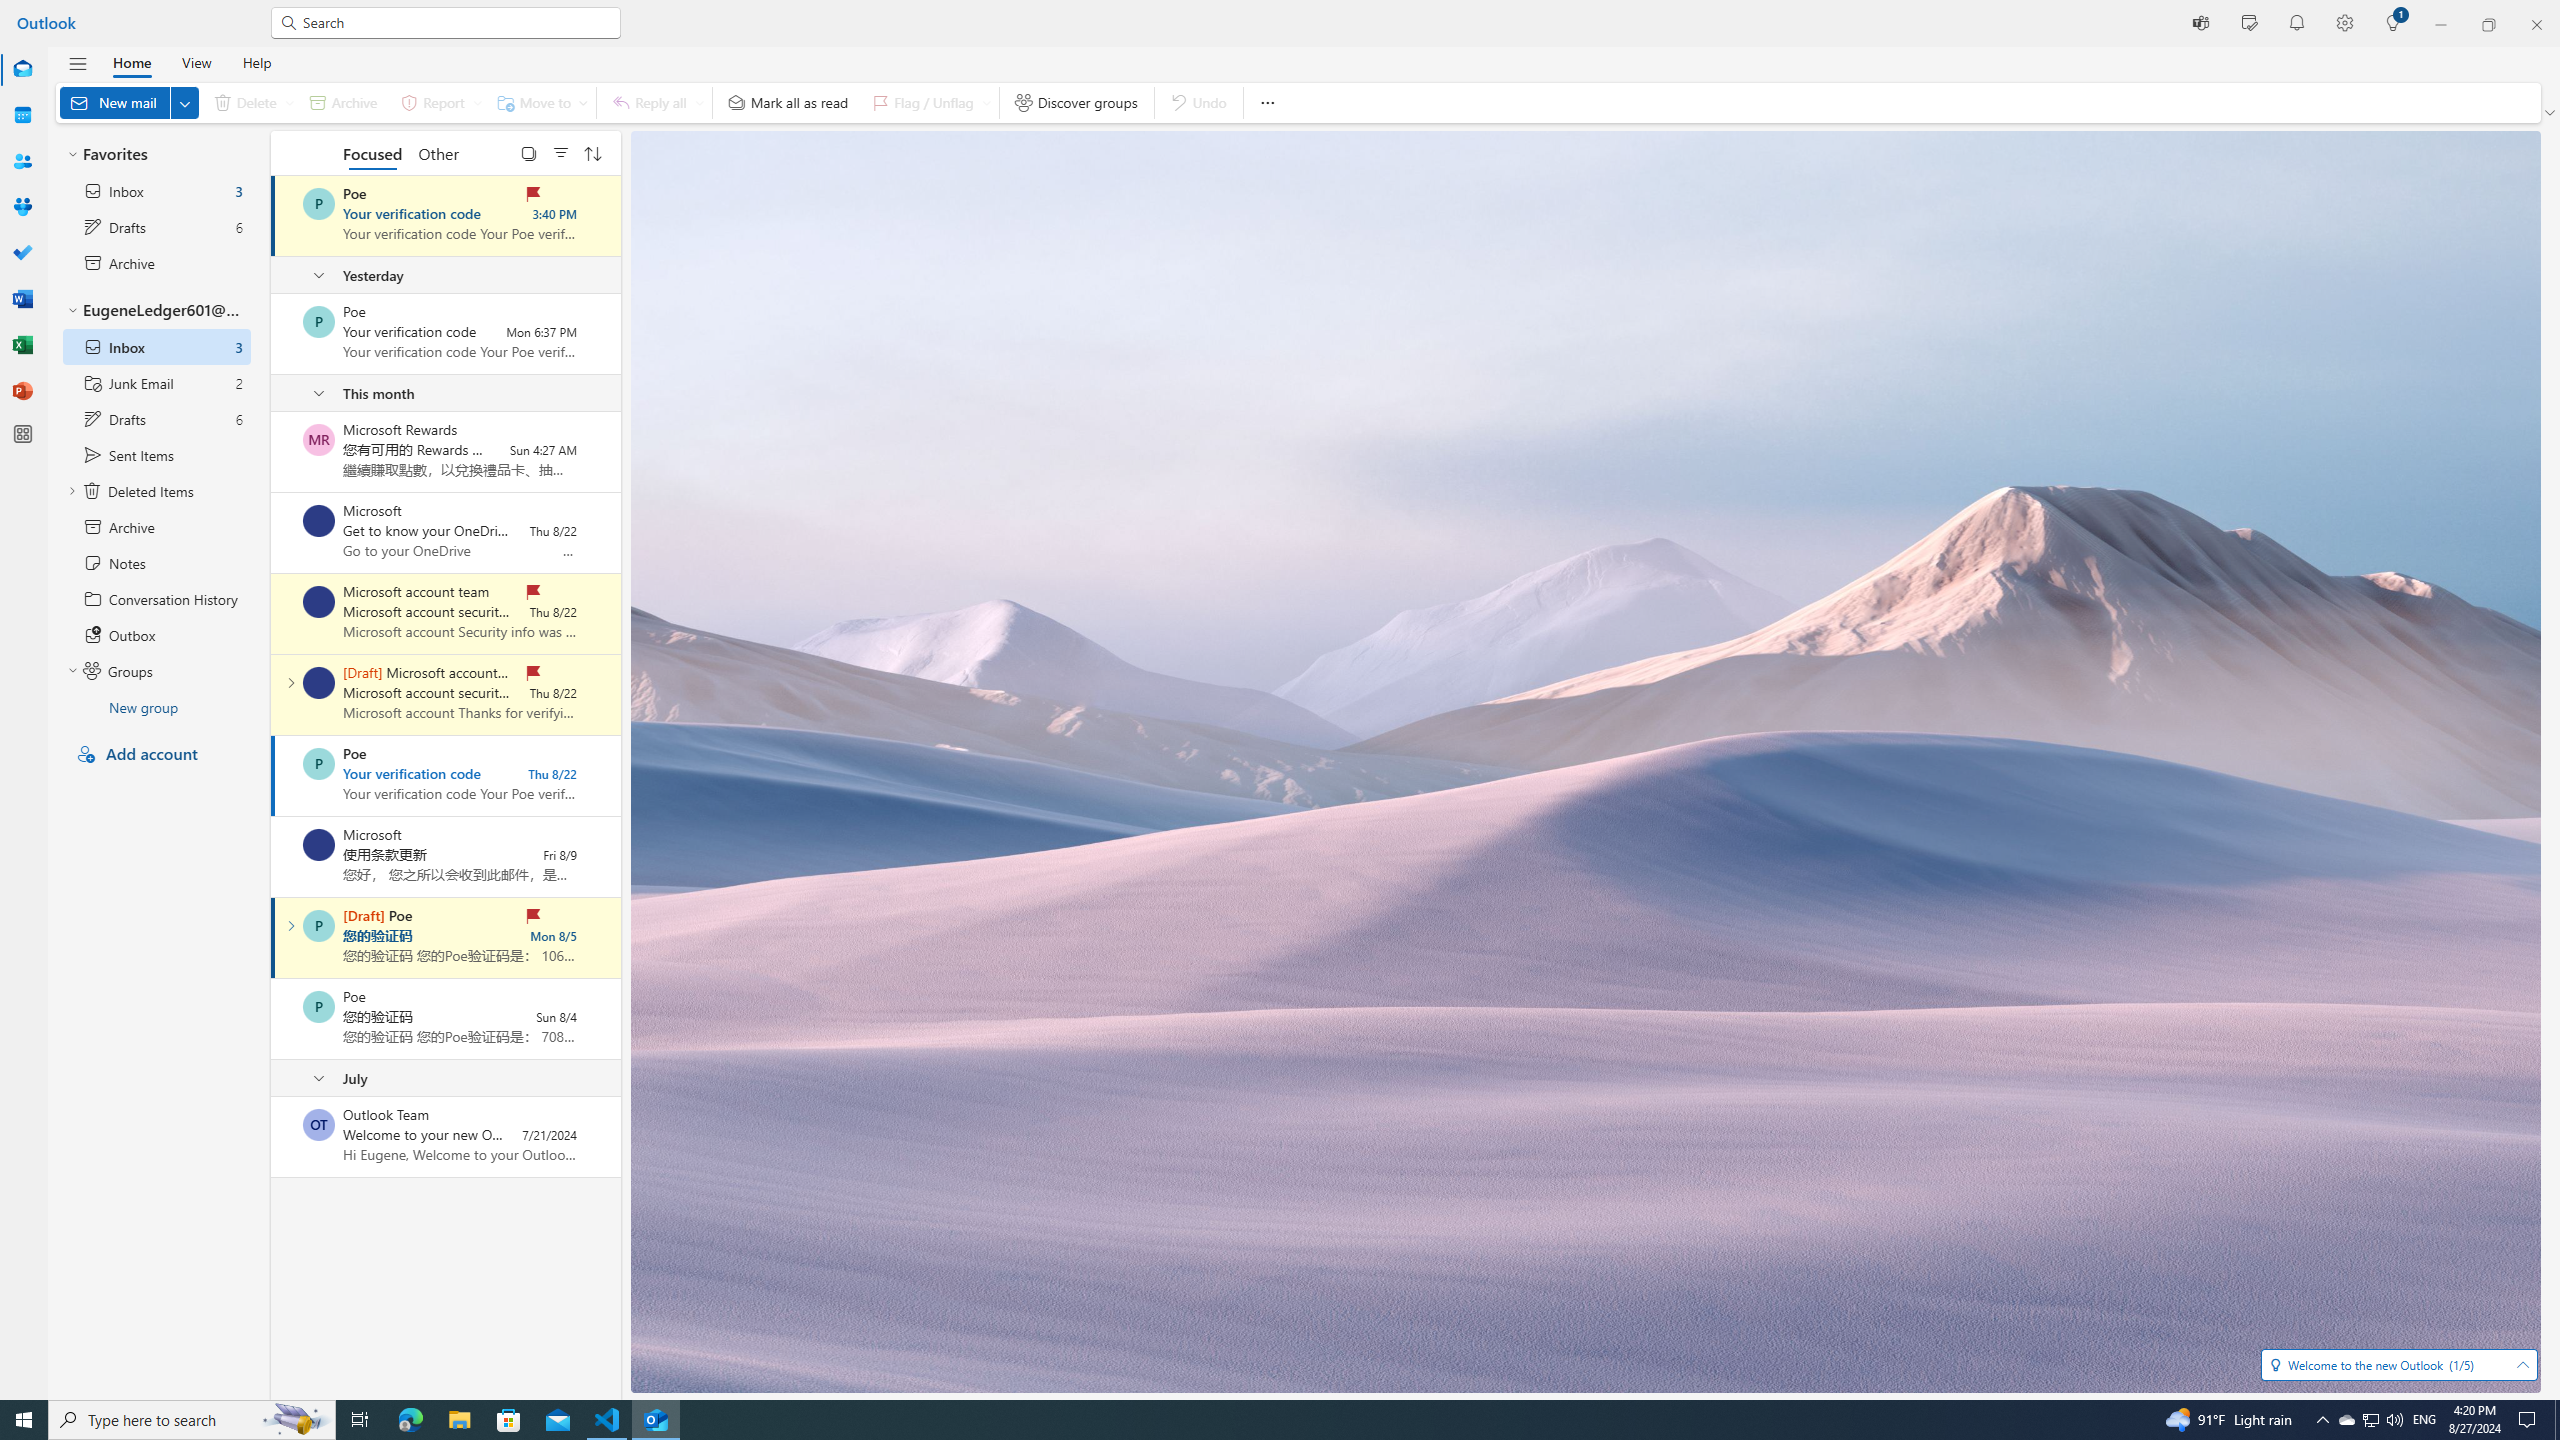 Image resolution: width=2560 pixels, height=1440 pixels. What do you see at coordinates (1267, 102) in the screenshot?
I see `'More options'` at bounding box center [1267, 102].